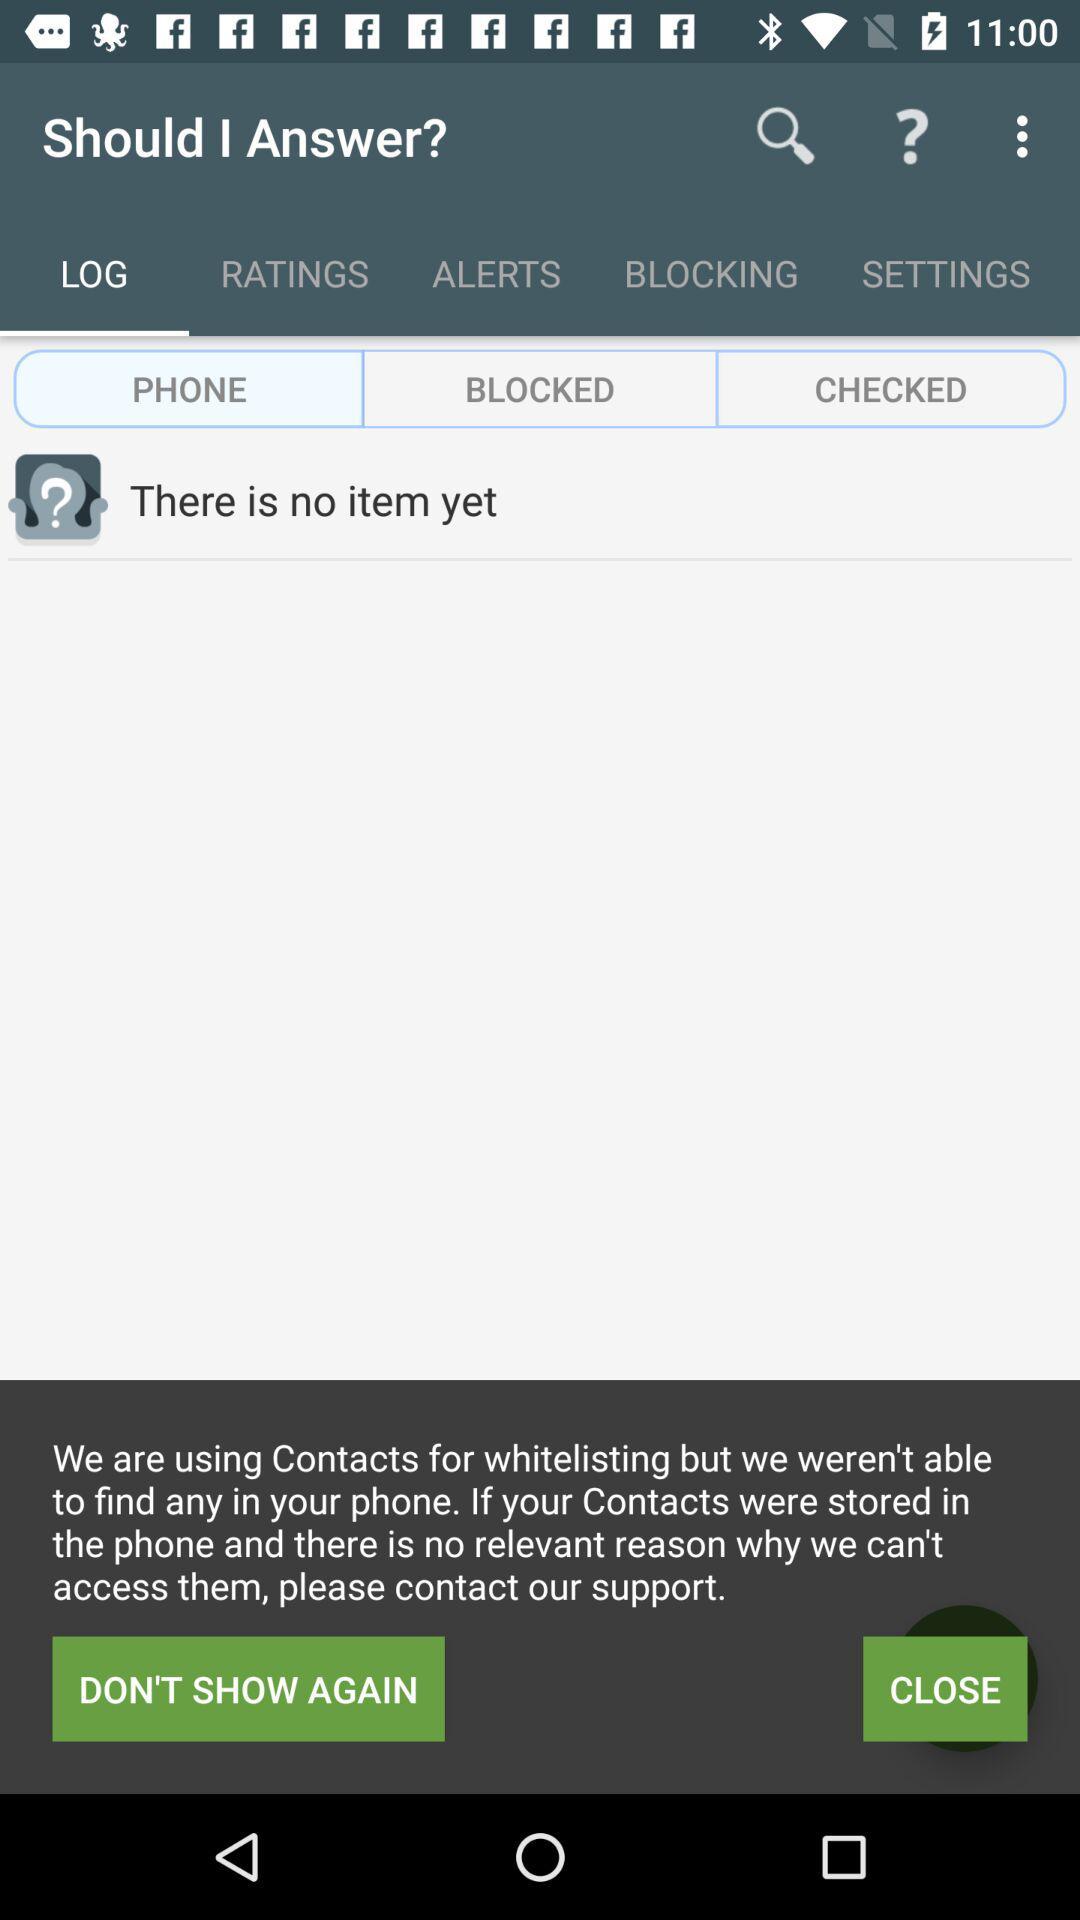  Describe the element at coordinates (890, 388) in the screenshot. I see `the item next to blocked icon` at that location.